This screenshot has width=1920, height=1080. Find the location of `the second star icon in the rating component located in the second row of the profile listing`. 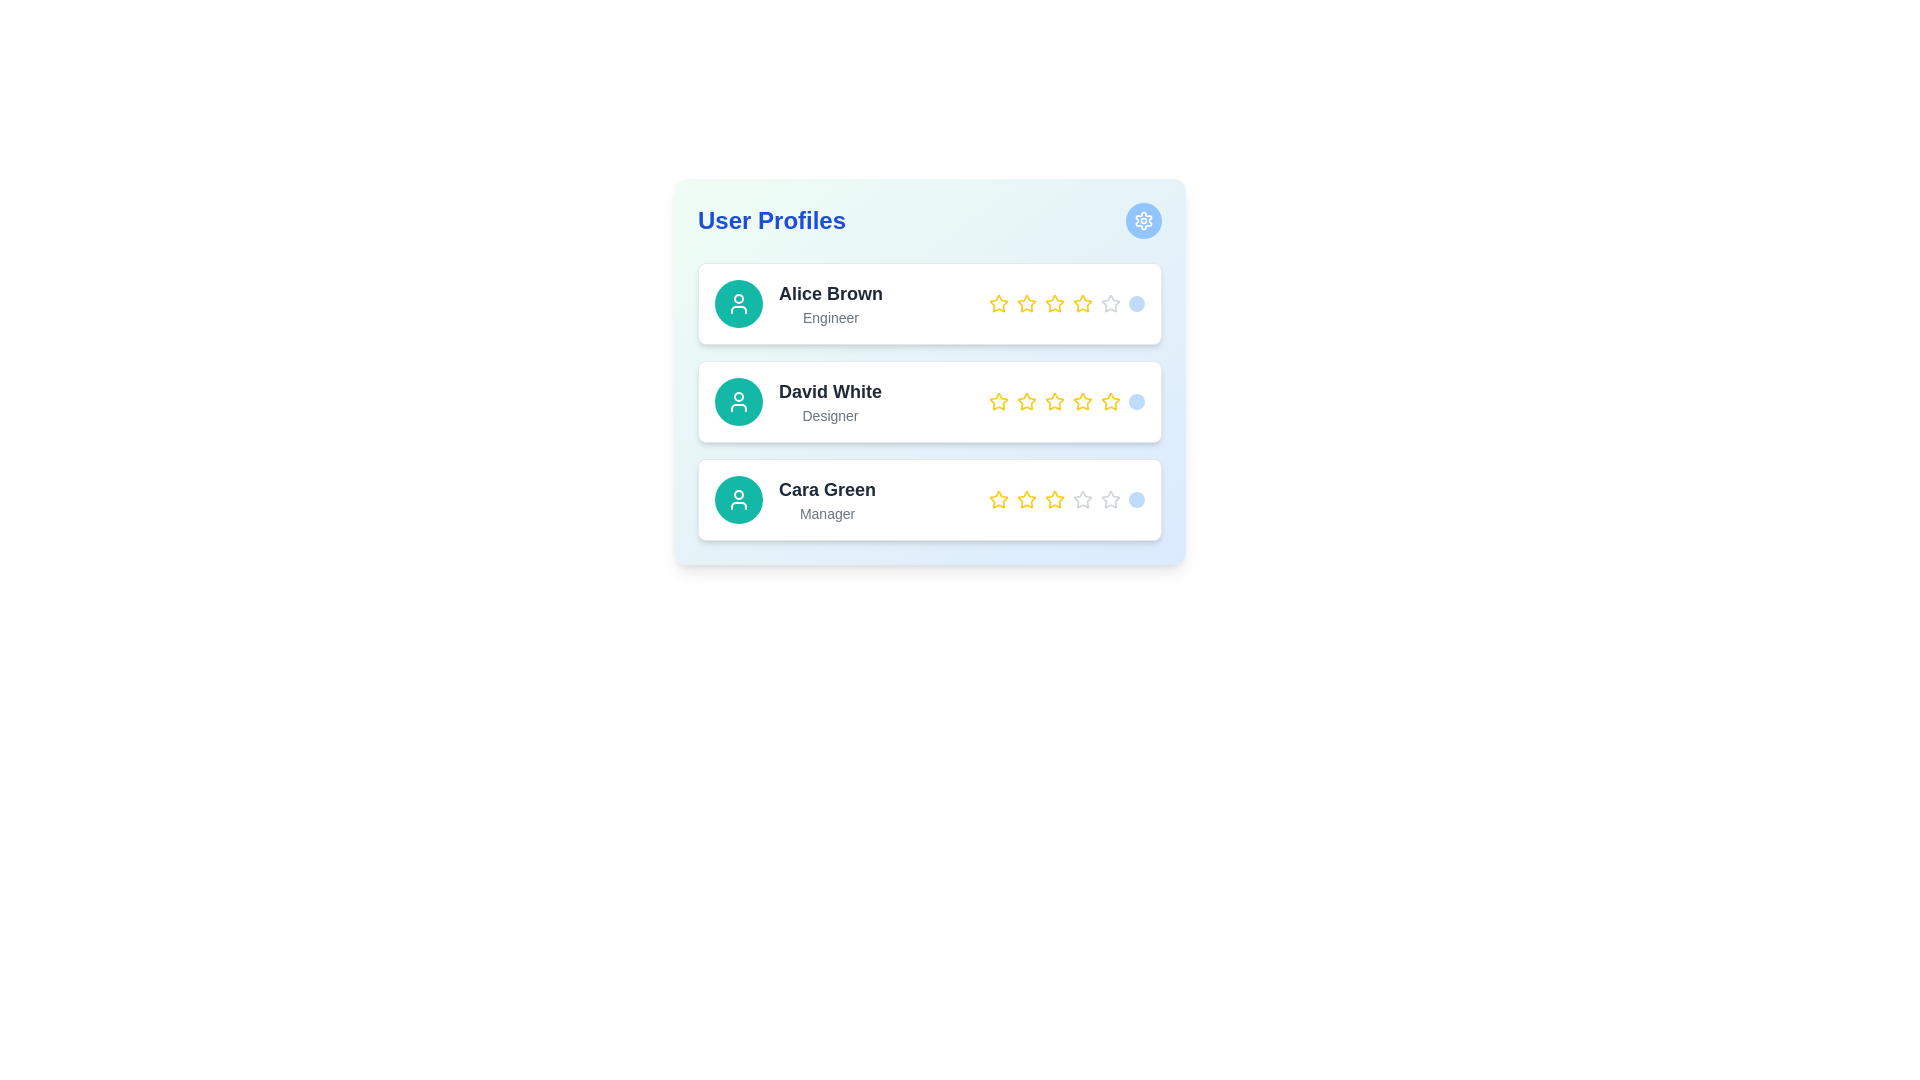

the second star icon in the rating component located in the second row of the profile listing is located at coordinates (1027, 401).